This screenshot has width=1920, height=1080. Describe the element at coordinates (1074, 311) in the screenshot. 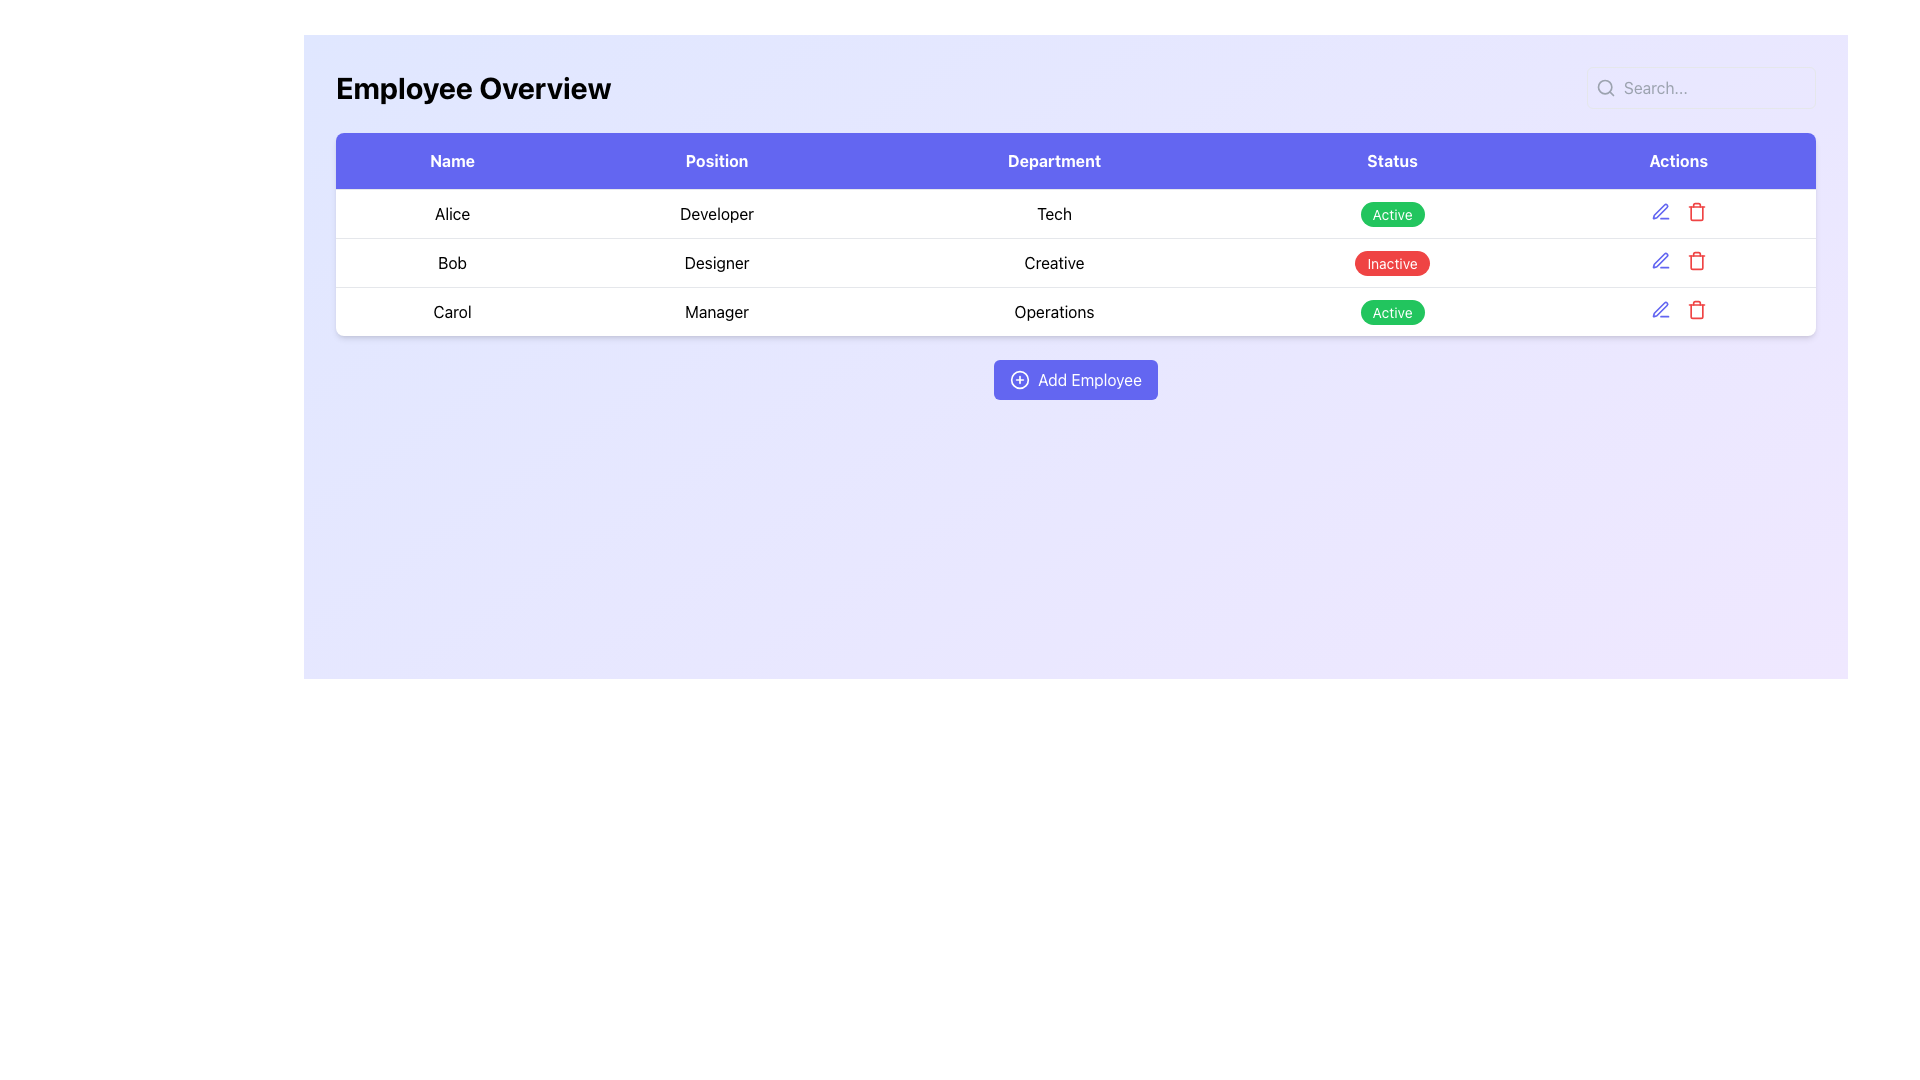

I see `the third row of the employee overview table that displays the name 'Carol', position 'Manager', department 'Operations', and status 'Active'` at that location.